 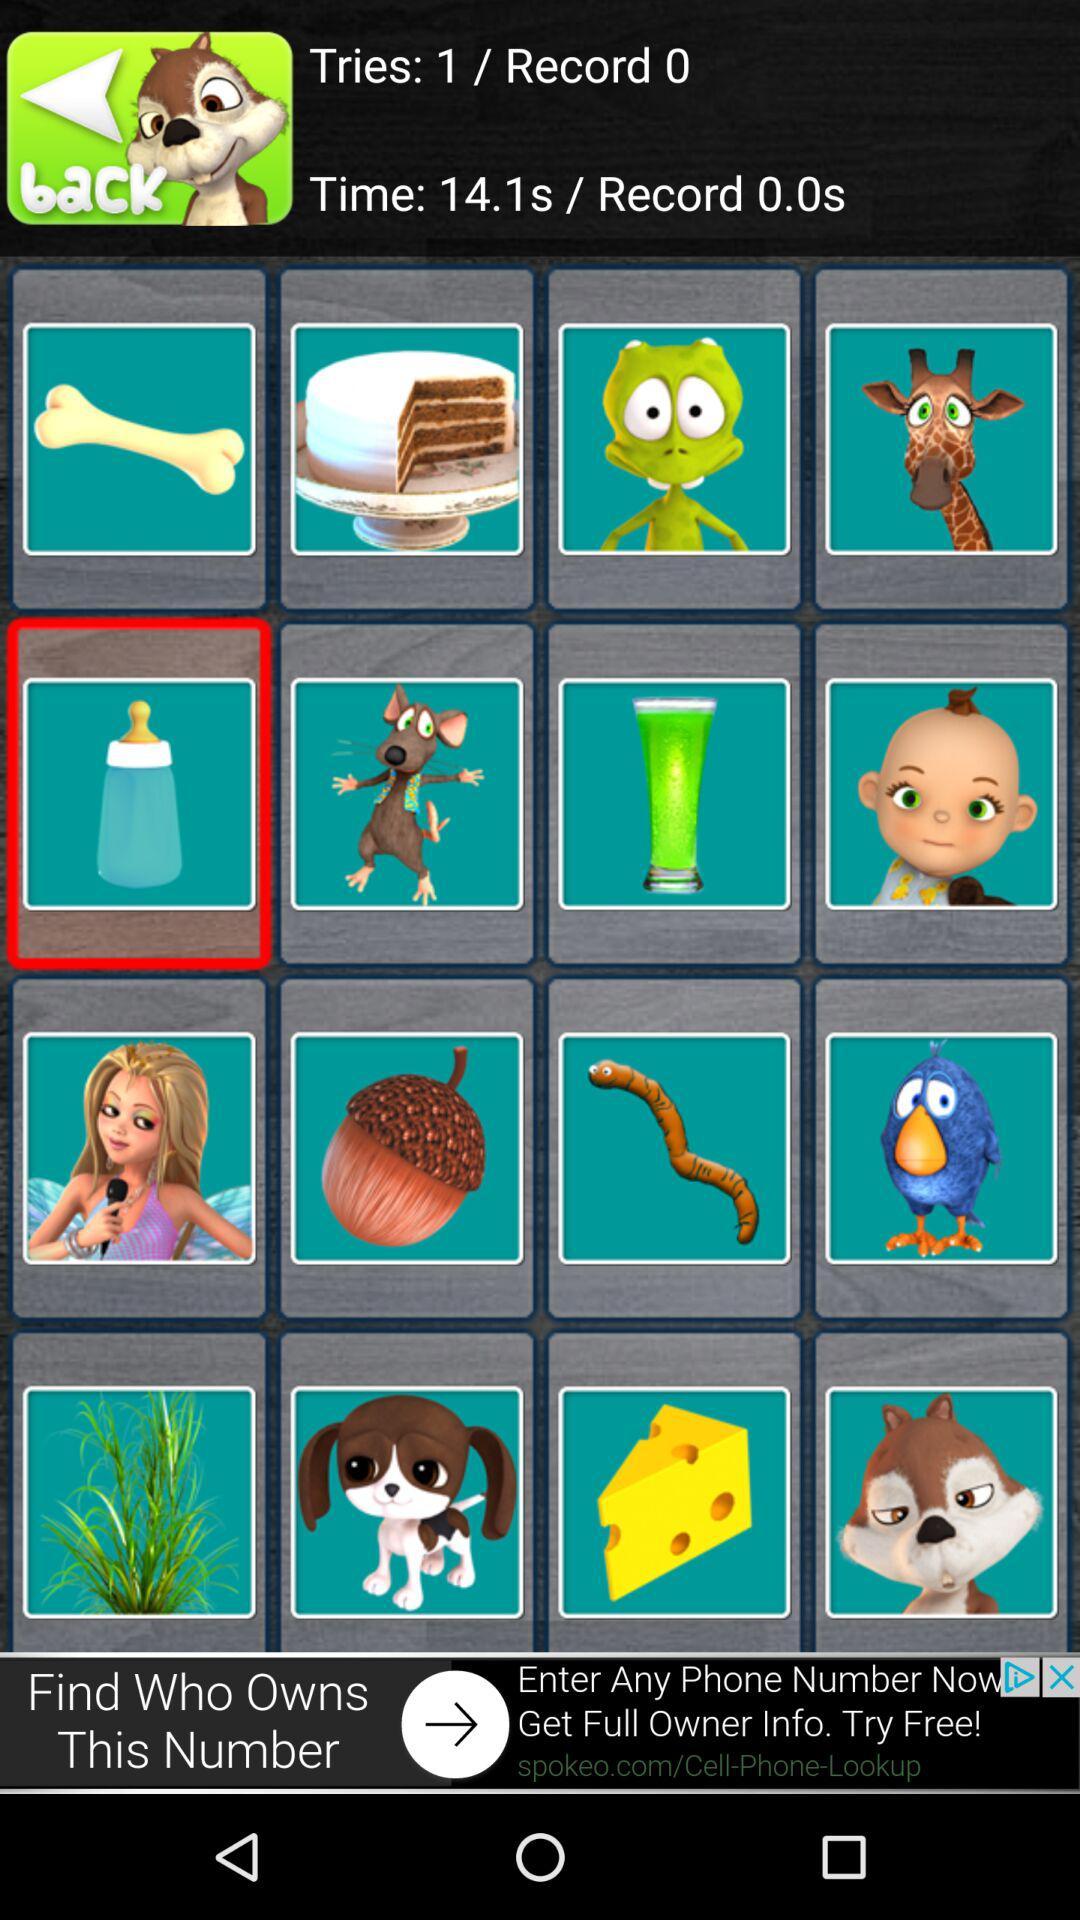 What do you see at coordinates (406, 1502) in the screenshot?
I see `the image which is in last row 2nd column` at bounding box center [406, 1502].